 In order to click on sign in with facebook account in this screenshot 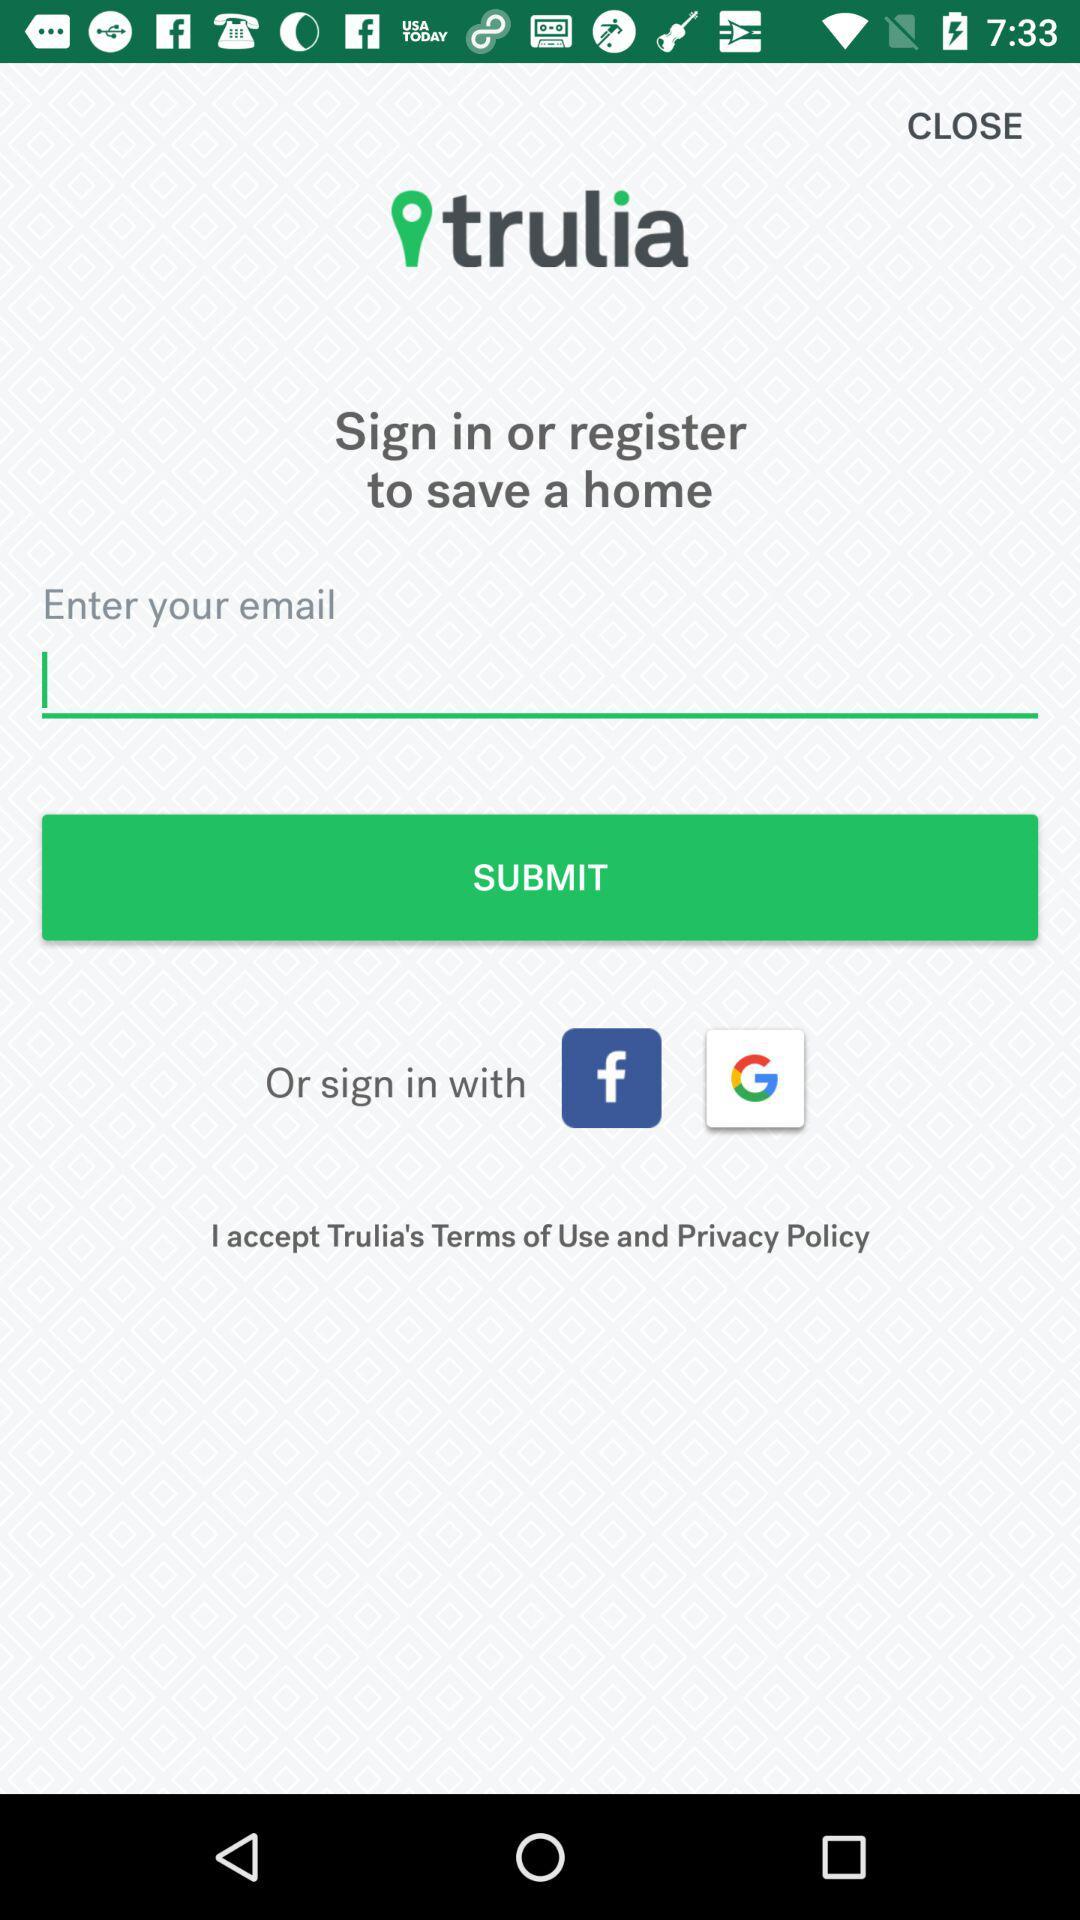, I will do `click(610, 1077)`.